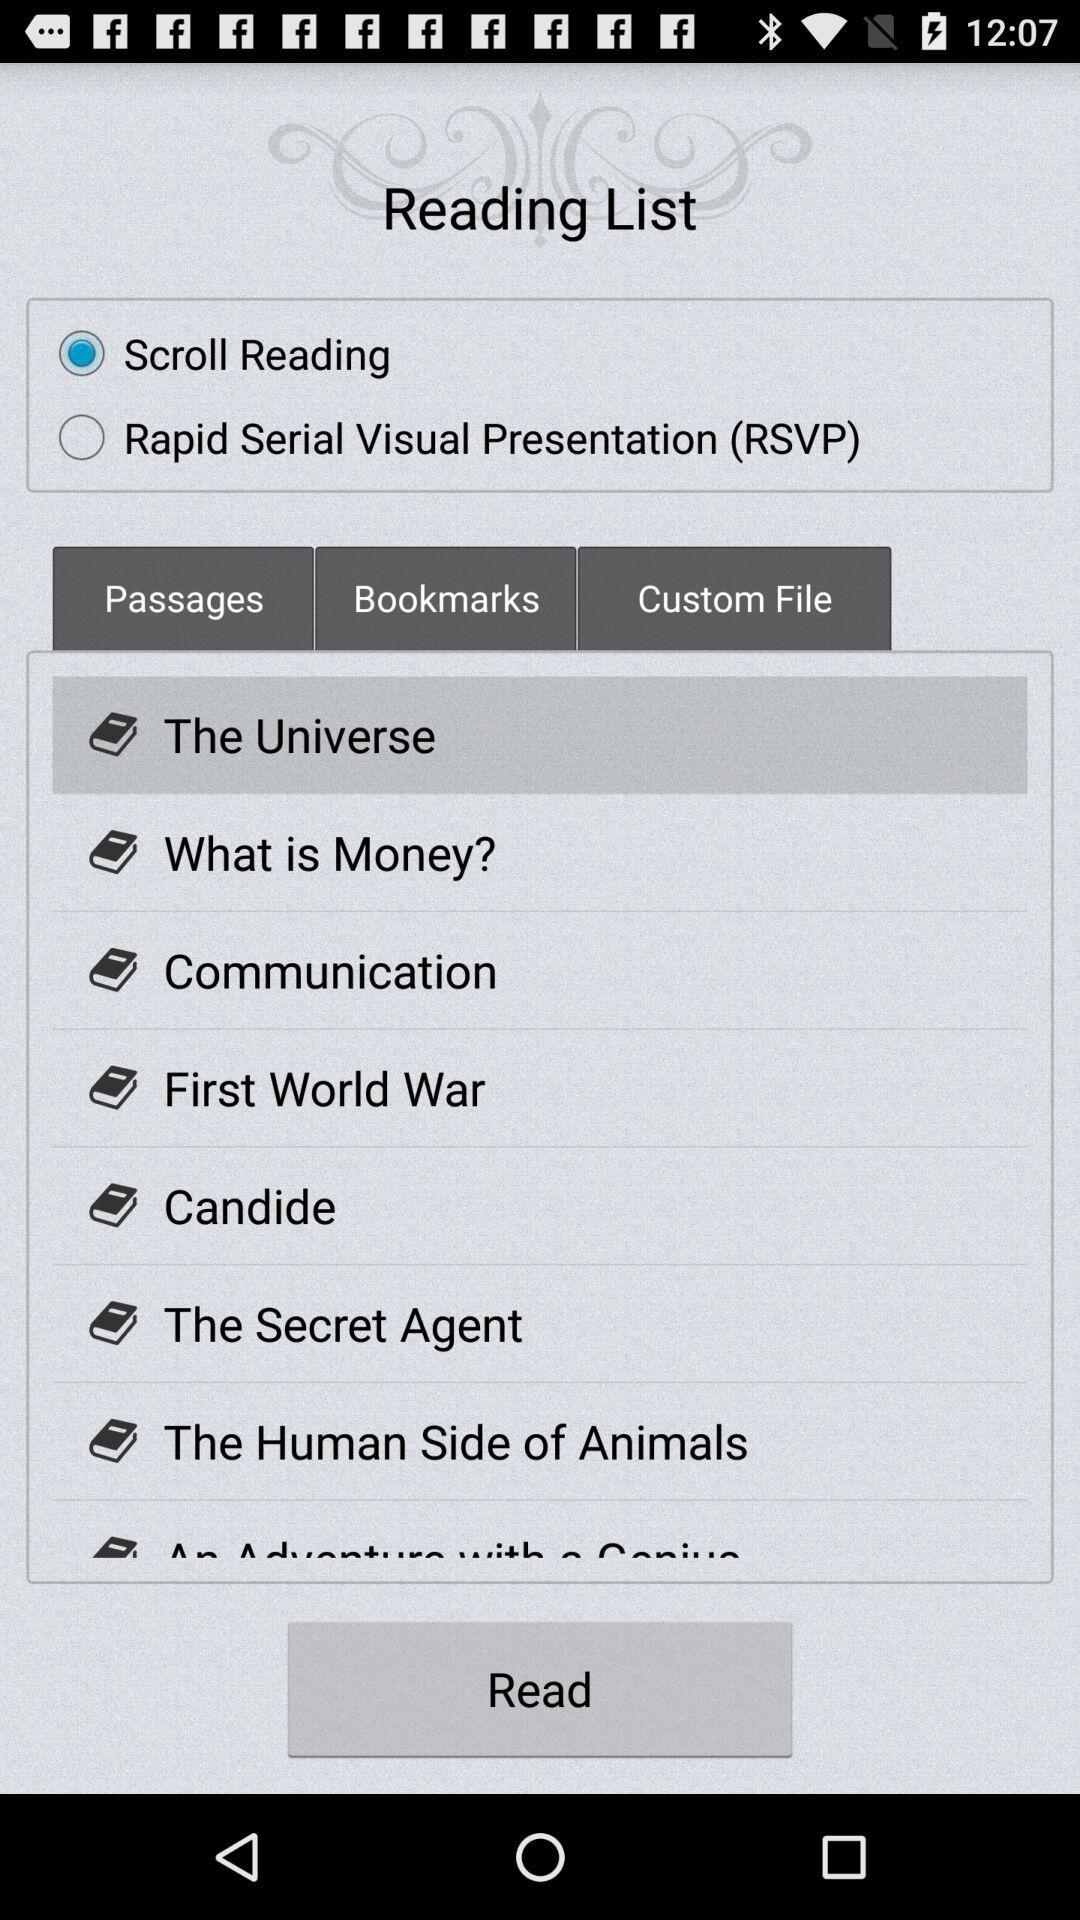 Image resolution: width=1080 pixels, height=1920 pixels. I want to click on rapid serial visual icon, so click(450, 436).